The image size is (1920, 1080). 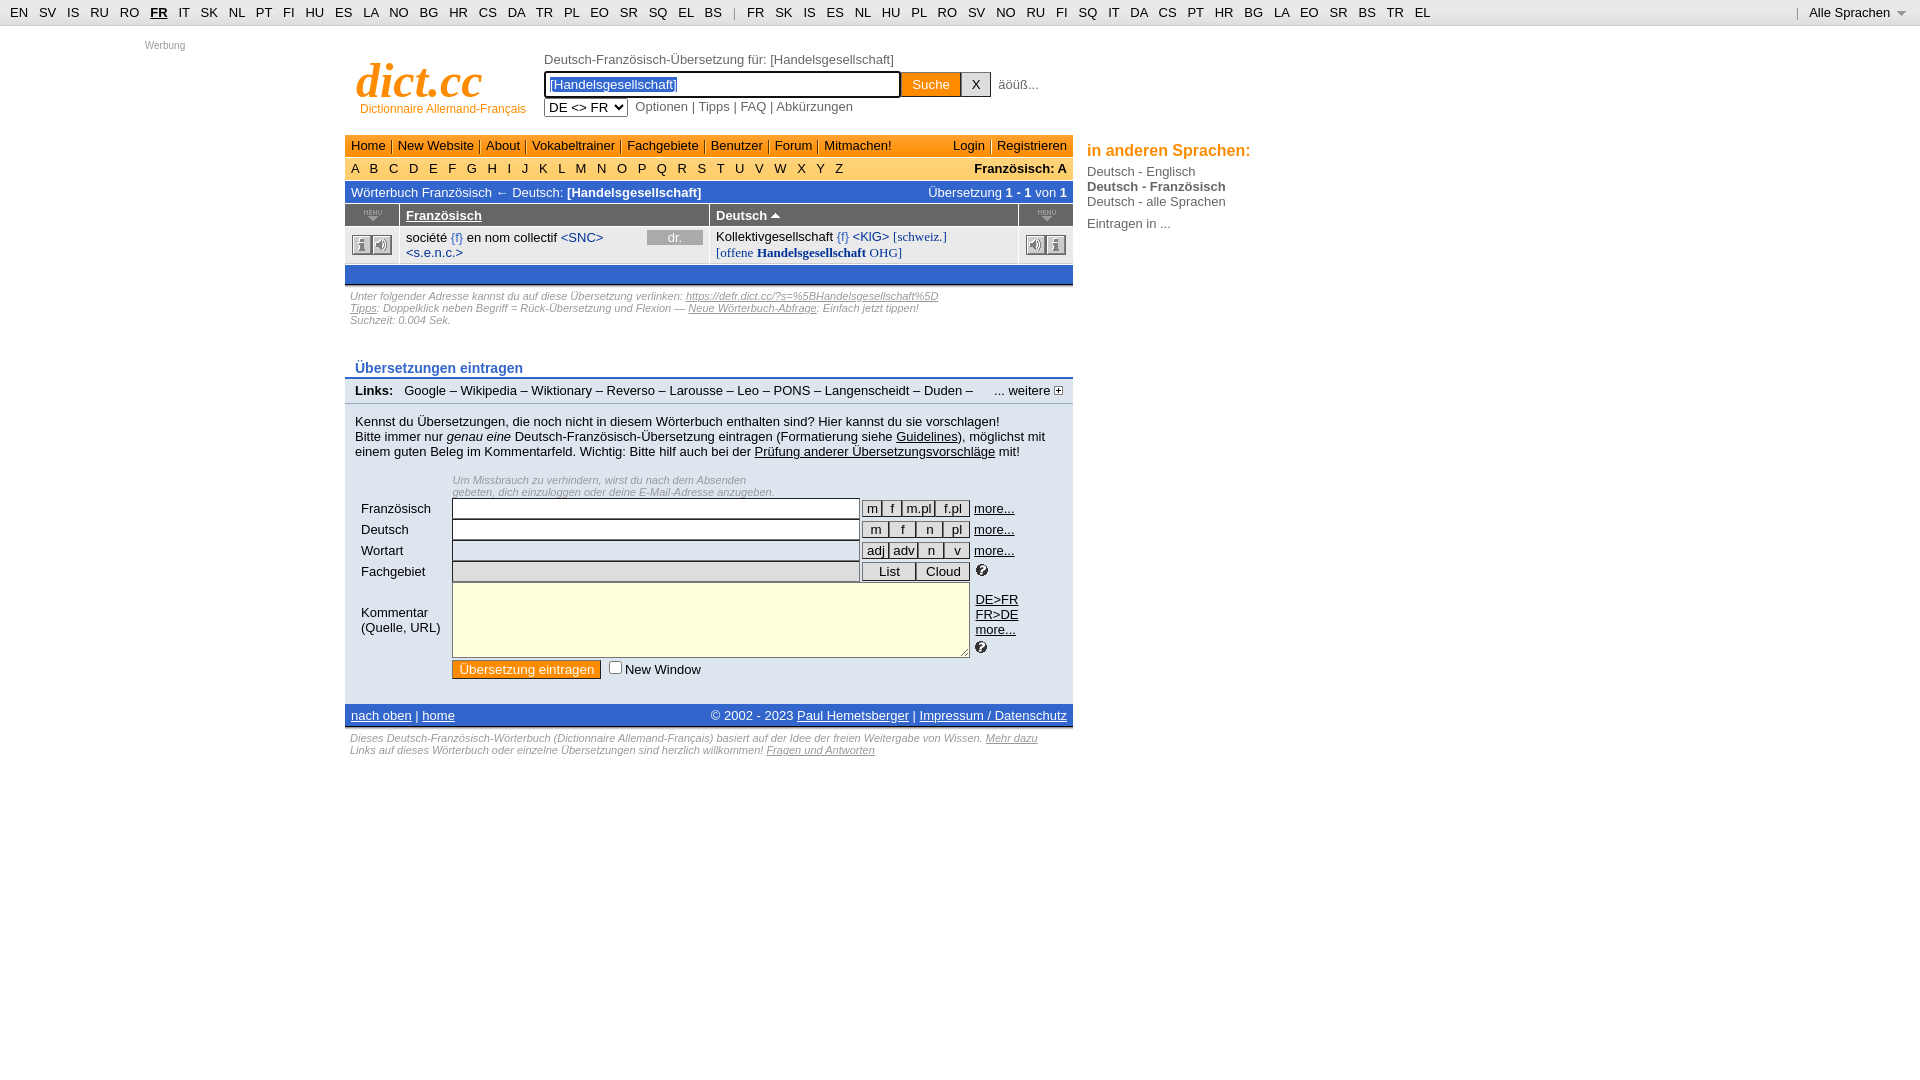 What do you see at coordinates (532, 144) in the screenshot?
I see `'Vokabeltrainer'` at bounding box center [532, 144].